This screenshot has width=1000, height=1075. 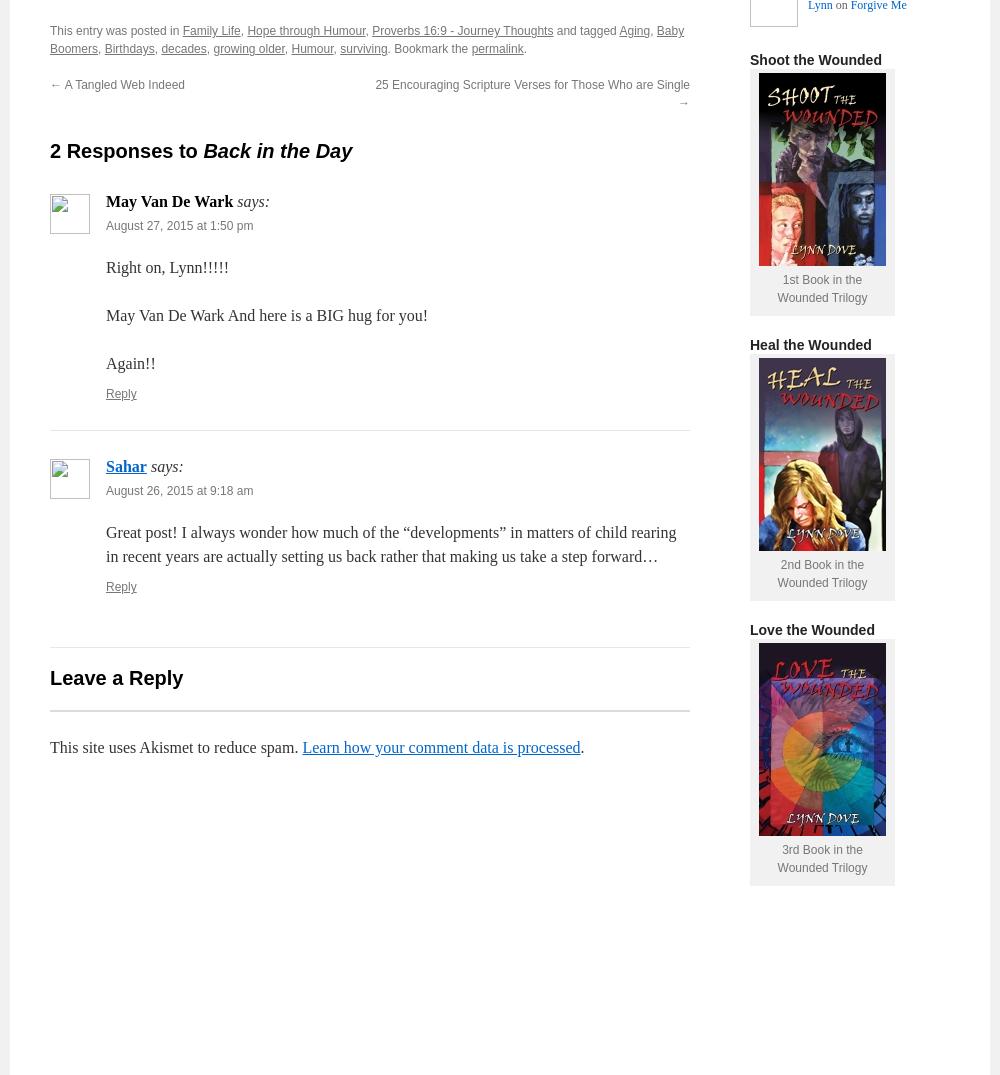 What do you see at coordinates (179, 489) in the screenshot?
I see `'August 26, 2015 at 9:18 am'` at bounding box center [179, 489].